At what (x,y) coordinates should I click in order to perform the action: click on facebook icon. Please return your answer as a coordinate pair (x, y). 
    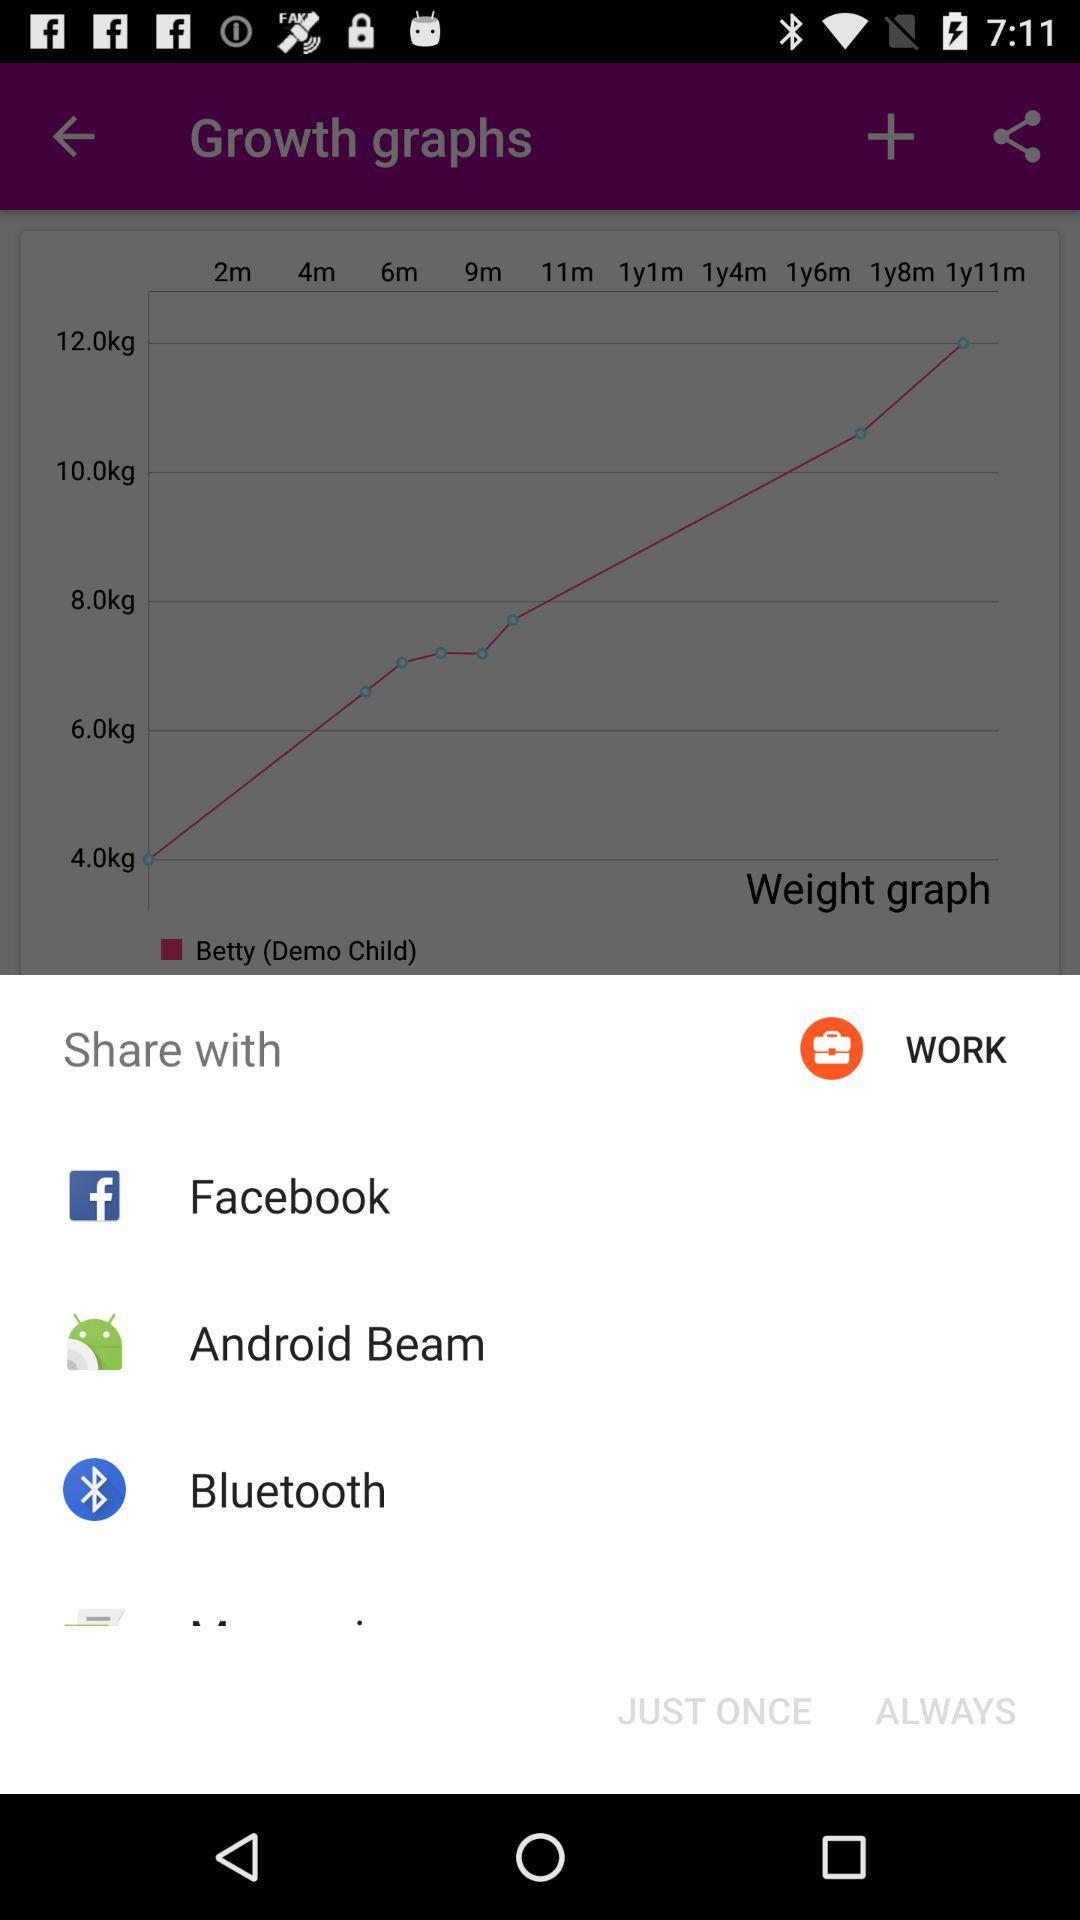
    Looking at the image, I should click on (289, 1195).